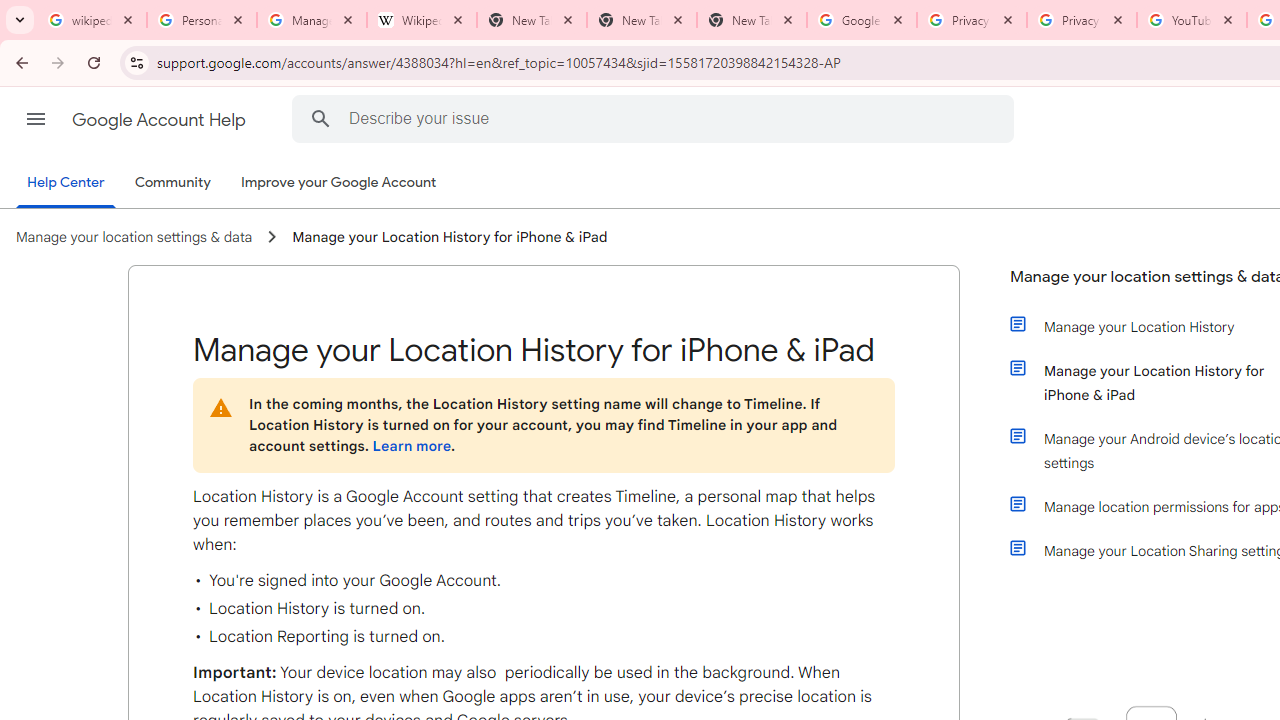  I want to click on 'New Tab', so click(642, 20).